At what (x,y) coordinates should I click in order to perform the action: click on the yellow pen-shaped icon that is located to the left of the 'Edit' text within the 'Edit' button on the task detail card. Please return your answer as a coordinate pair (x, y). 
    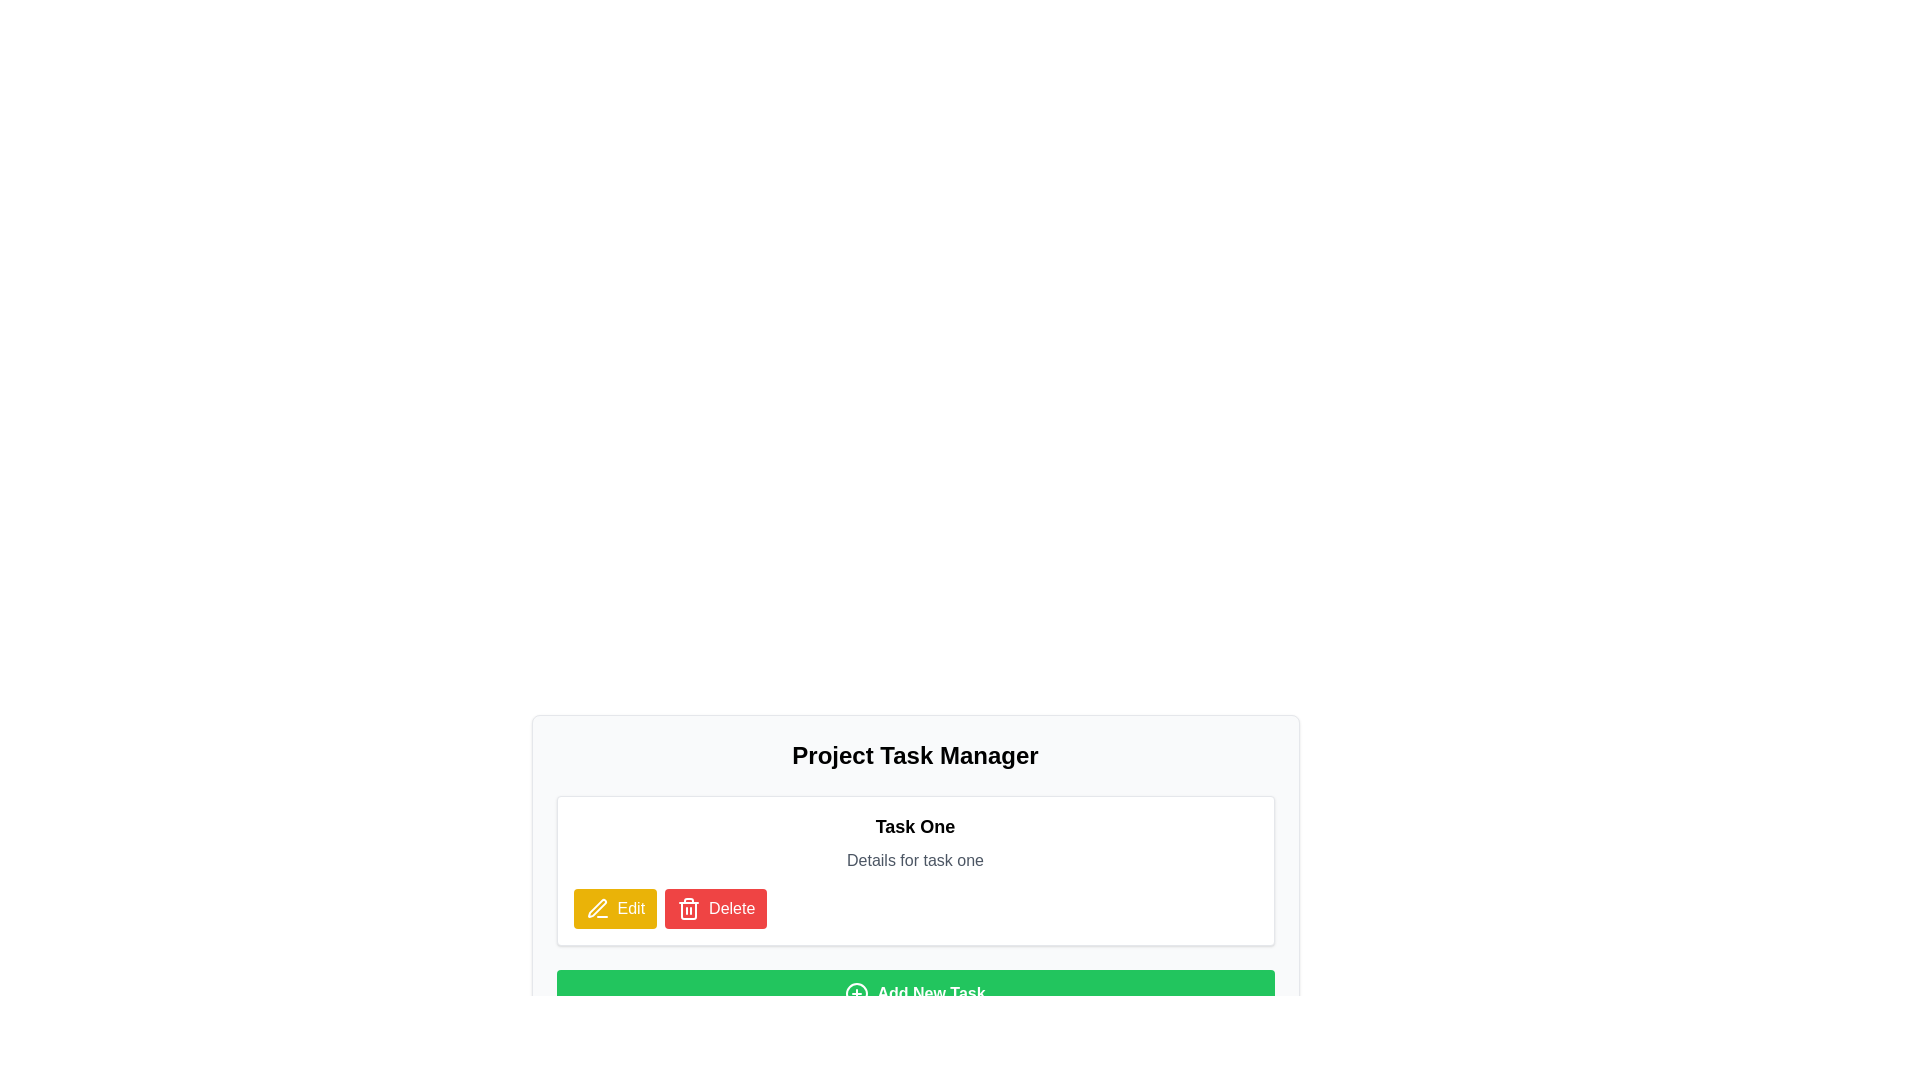
    Looking at the image, I should click on (596, 909).